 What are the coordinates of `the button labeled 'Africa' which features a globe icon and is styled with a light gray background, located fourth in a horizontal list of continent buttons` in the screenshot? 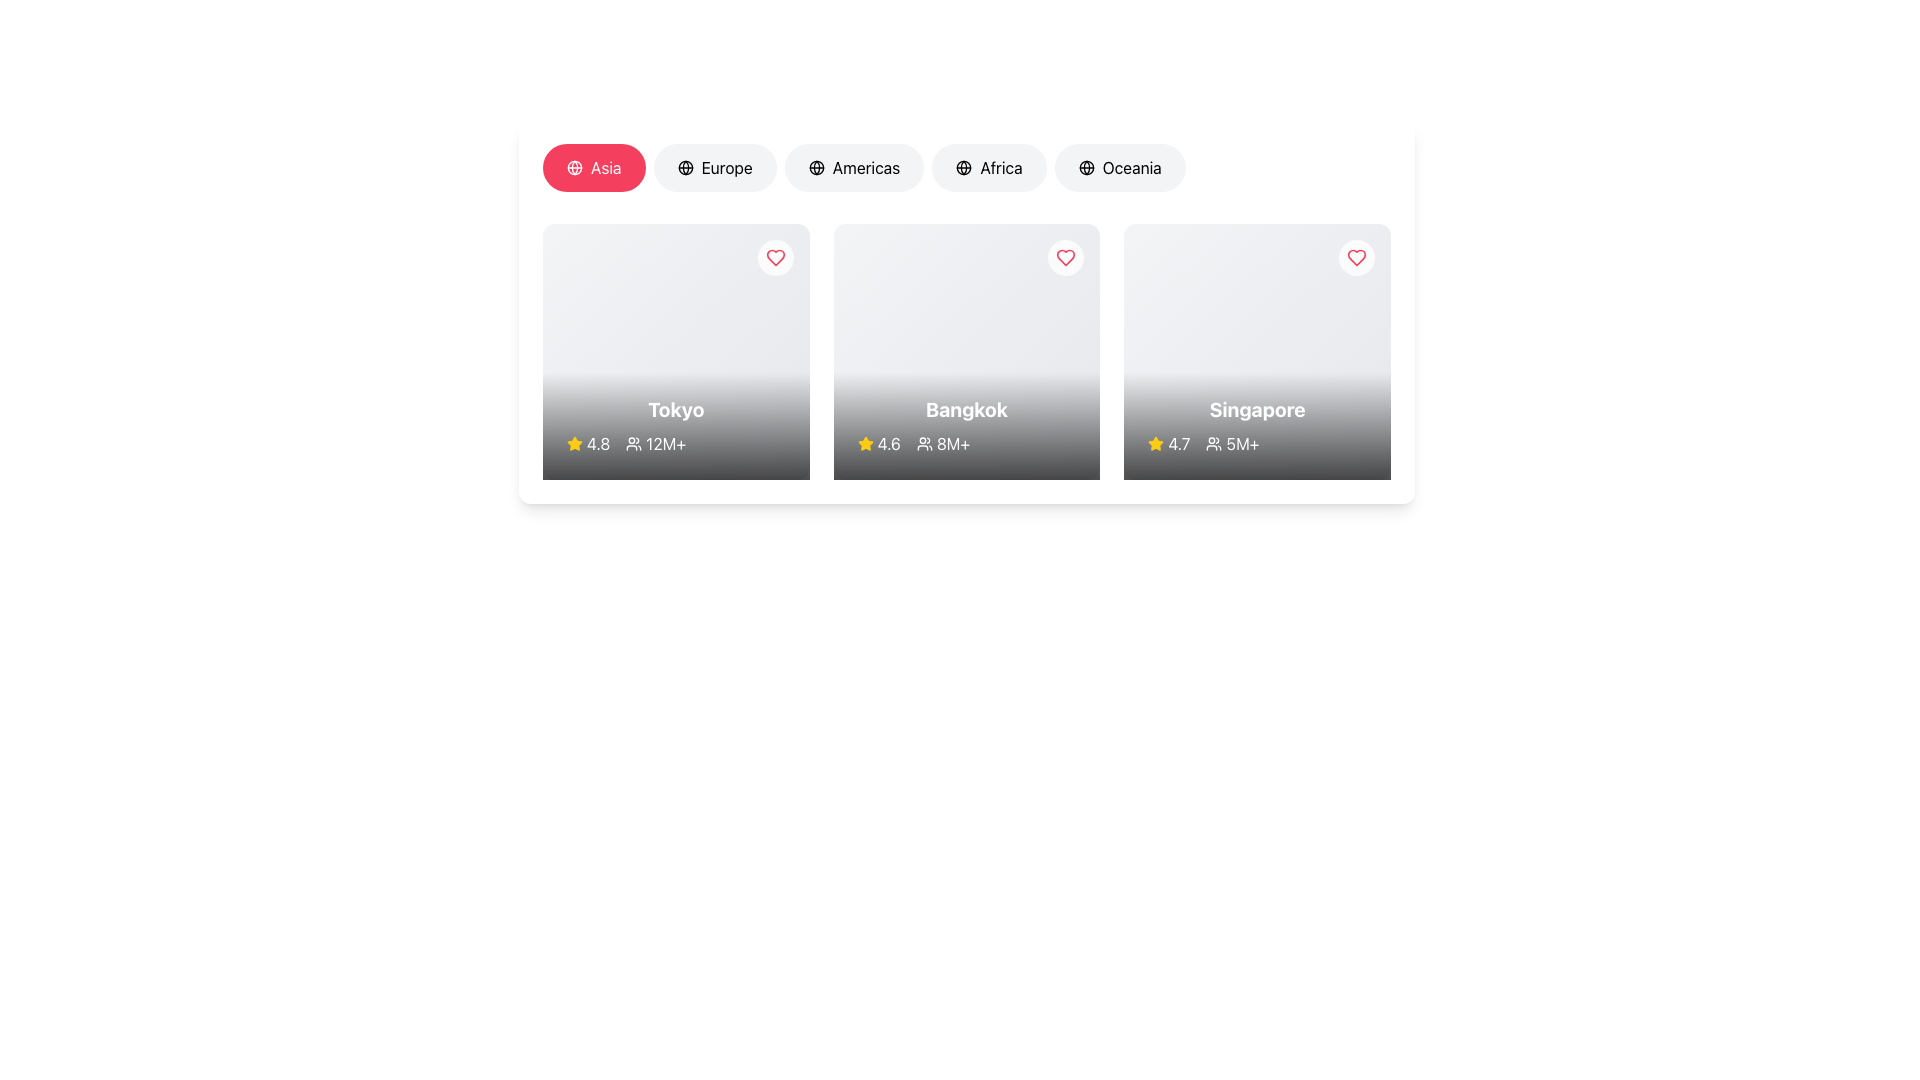 It's located at (989, 167).